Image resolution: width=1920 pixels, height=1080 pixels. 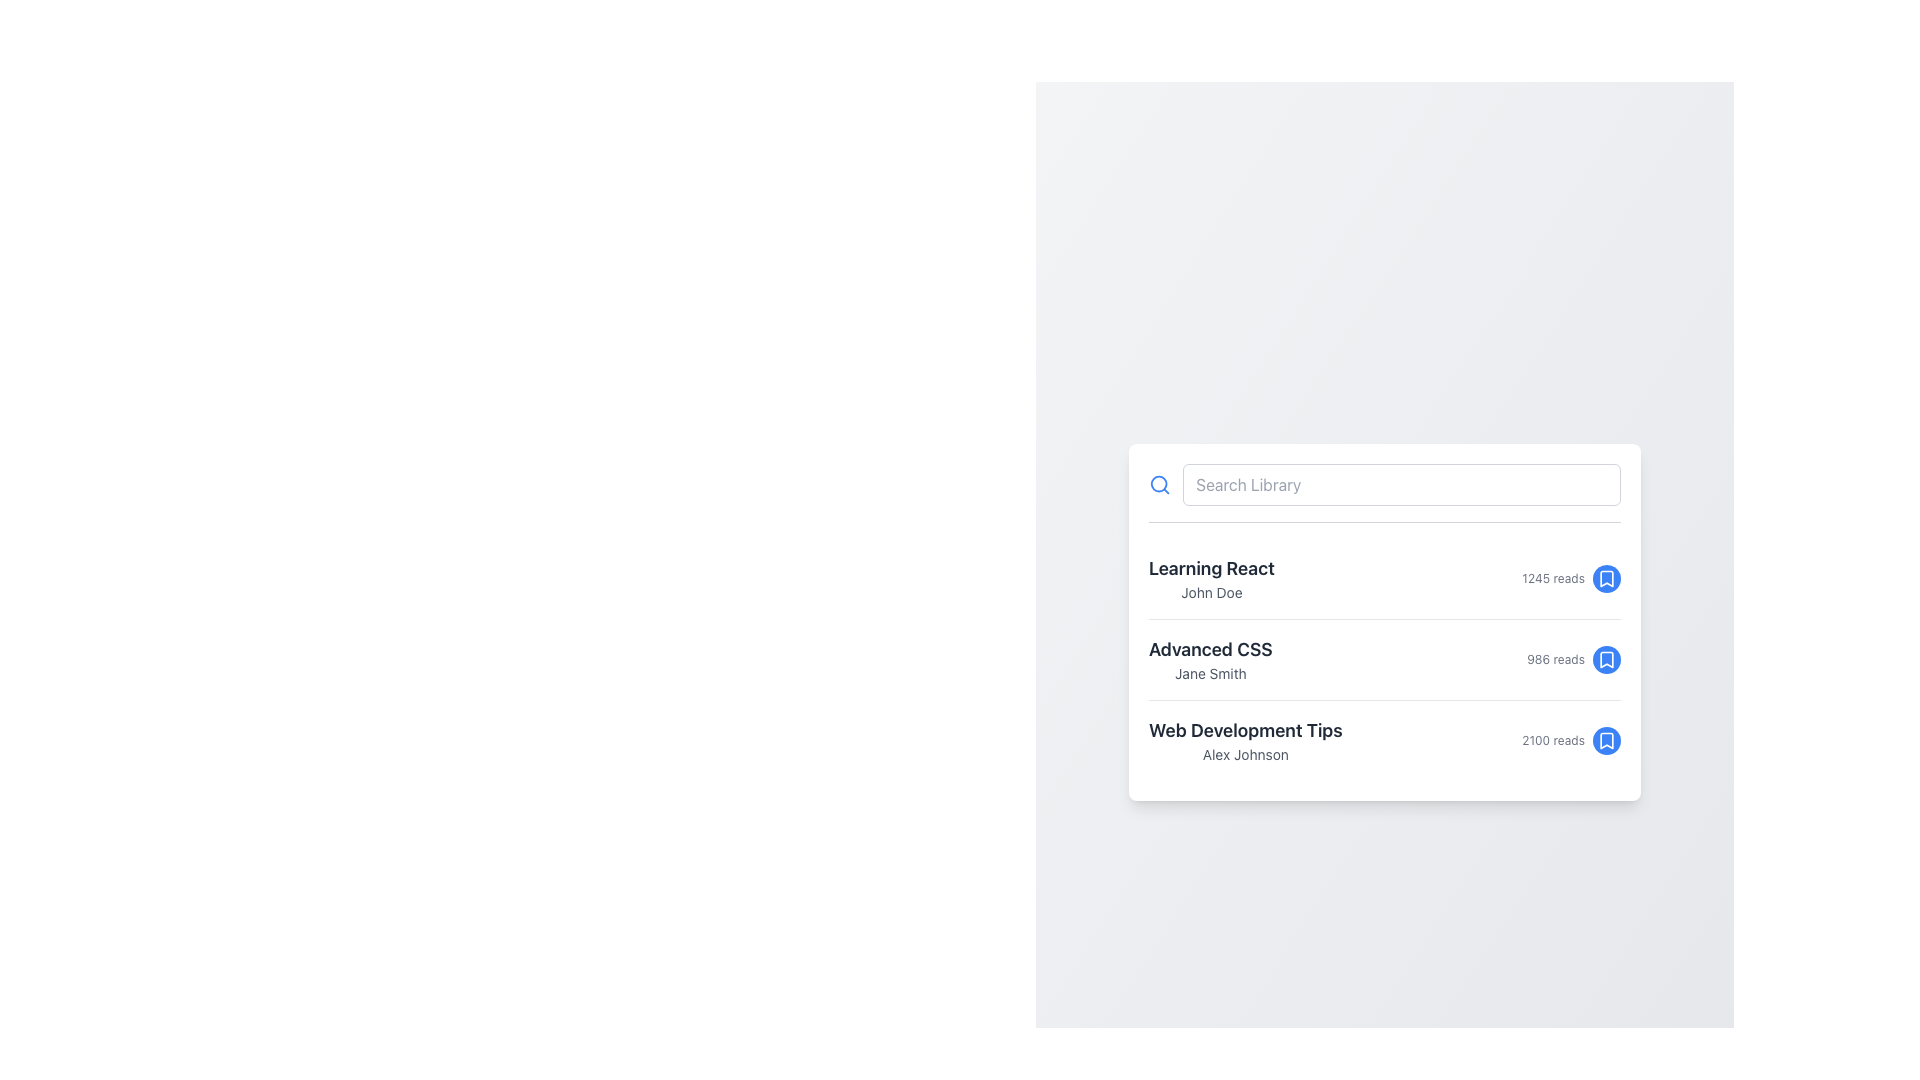 What do you see at coordinates (1607, 740) in the screenshot?
I see `the circular blue button with a white bookmark icon located at the bottom-right of the 'Web Development Tips' section to bookmark the item` at bounding box center [1607, 740].